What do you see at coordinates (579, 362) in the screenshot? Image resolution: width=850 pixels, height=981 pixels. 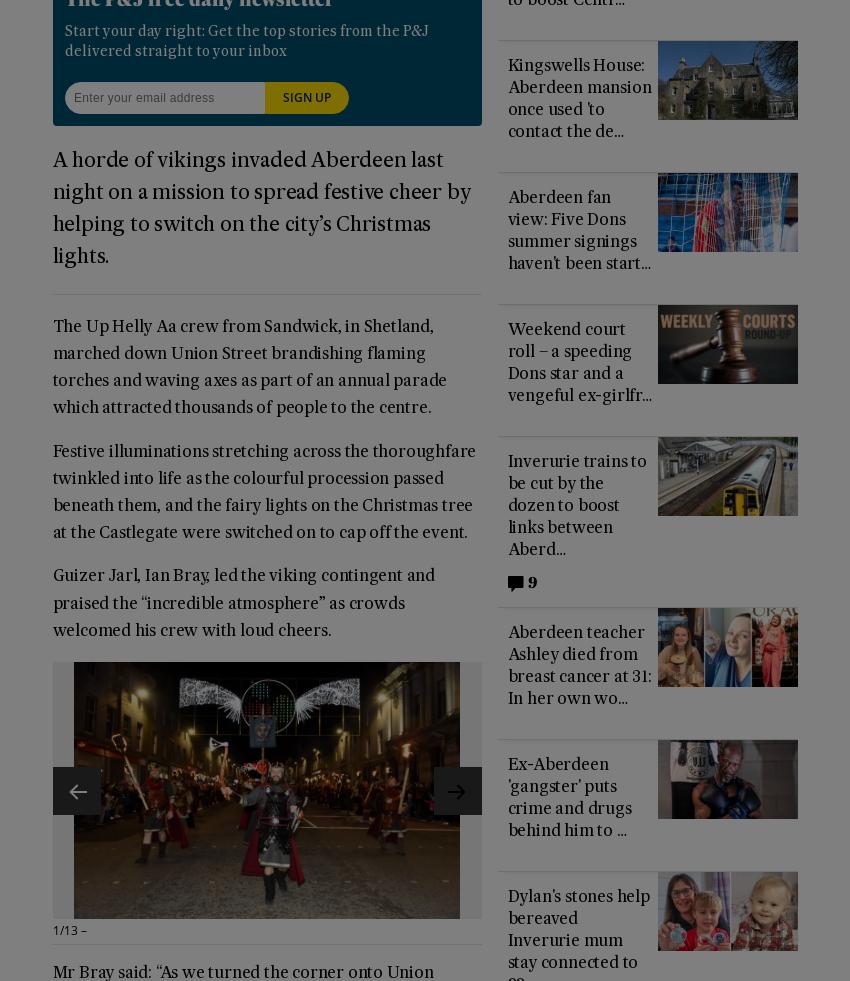 I see `'Weekend court roll – a speeding Dons star and a vengeful ex-girlfr…'` at bounding box center [579, 362].